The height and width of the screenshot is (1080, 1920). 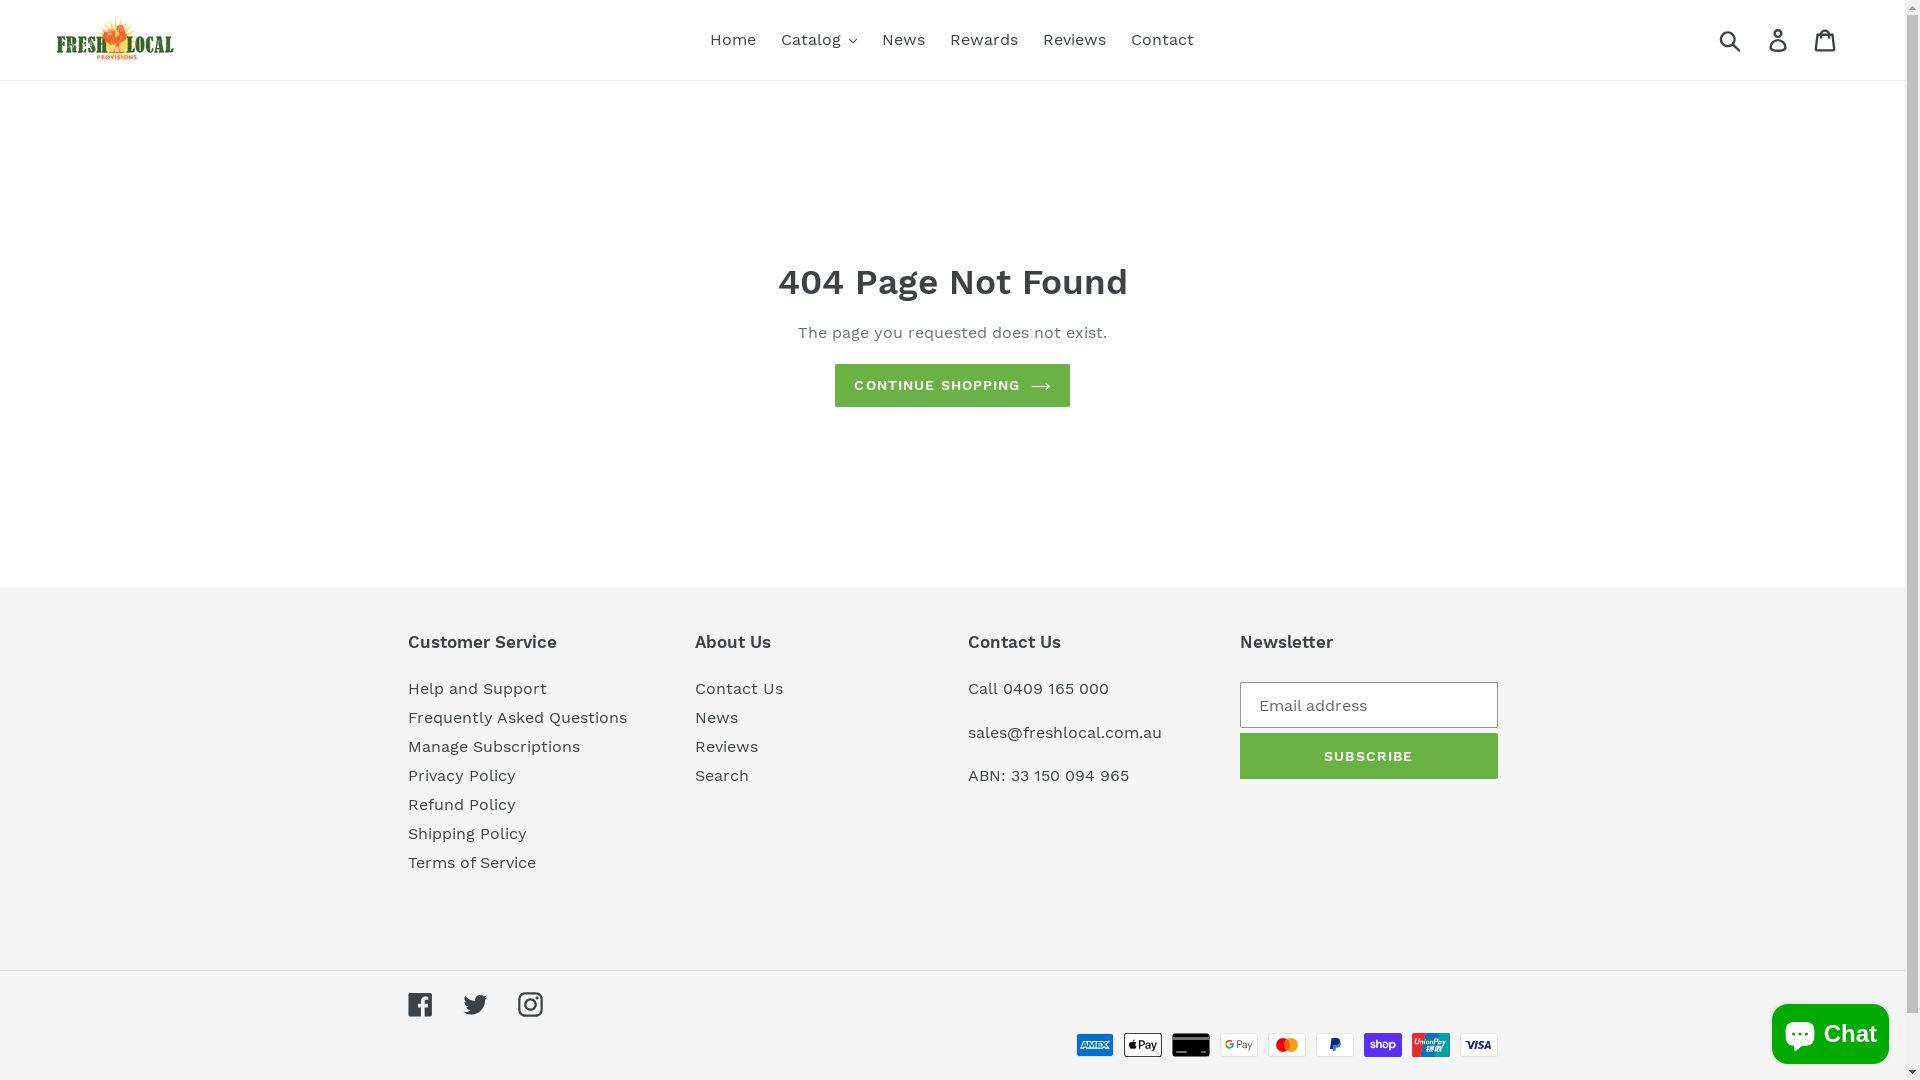 What do you see at coordinates (407, 774) in the screenshot?
I see `'Privacy Policy'` at bounding box center [407, 774].